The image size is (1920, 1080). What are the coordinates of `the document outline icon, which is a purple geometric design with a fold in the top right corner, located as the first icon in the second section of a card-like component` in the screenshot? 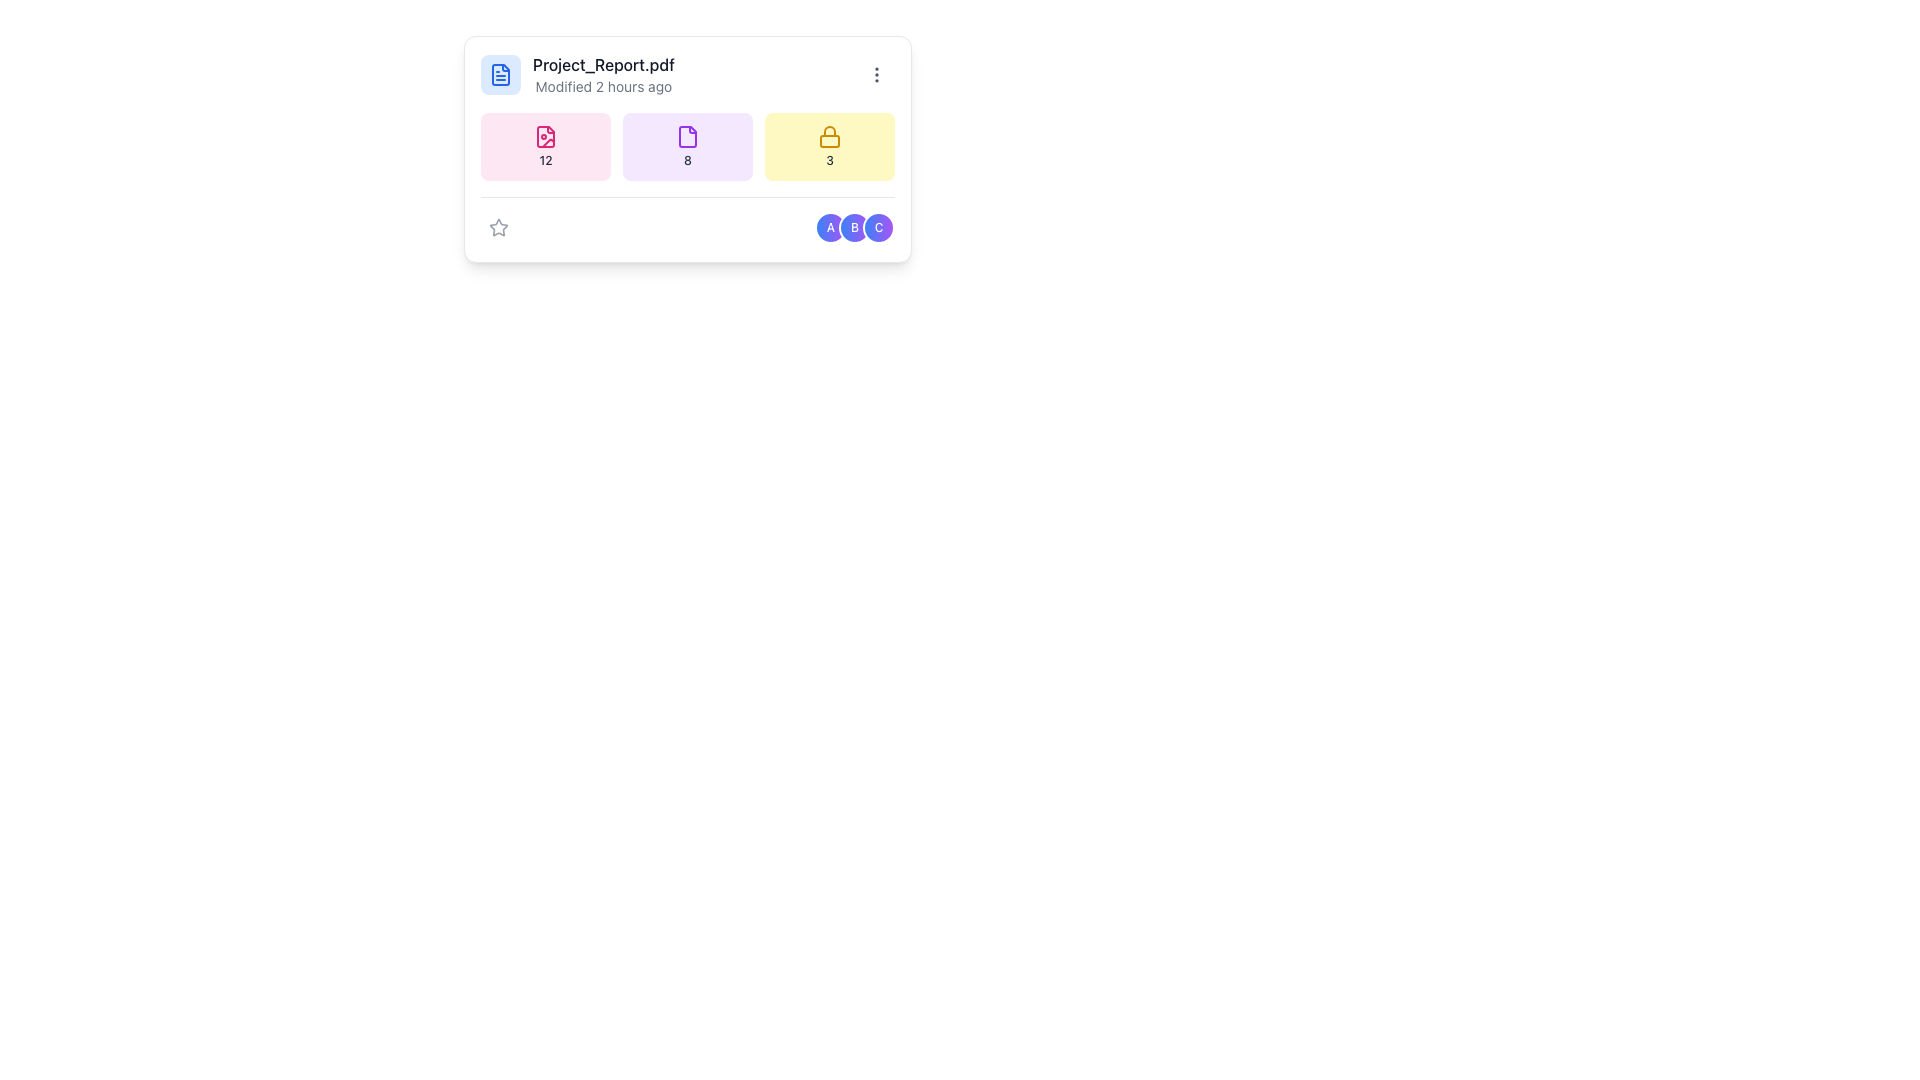 It's located at (687, 136).